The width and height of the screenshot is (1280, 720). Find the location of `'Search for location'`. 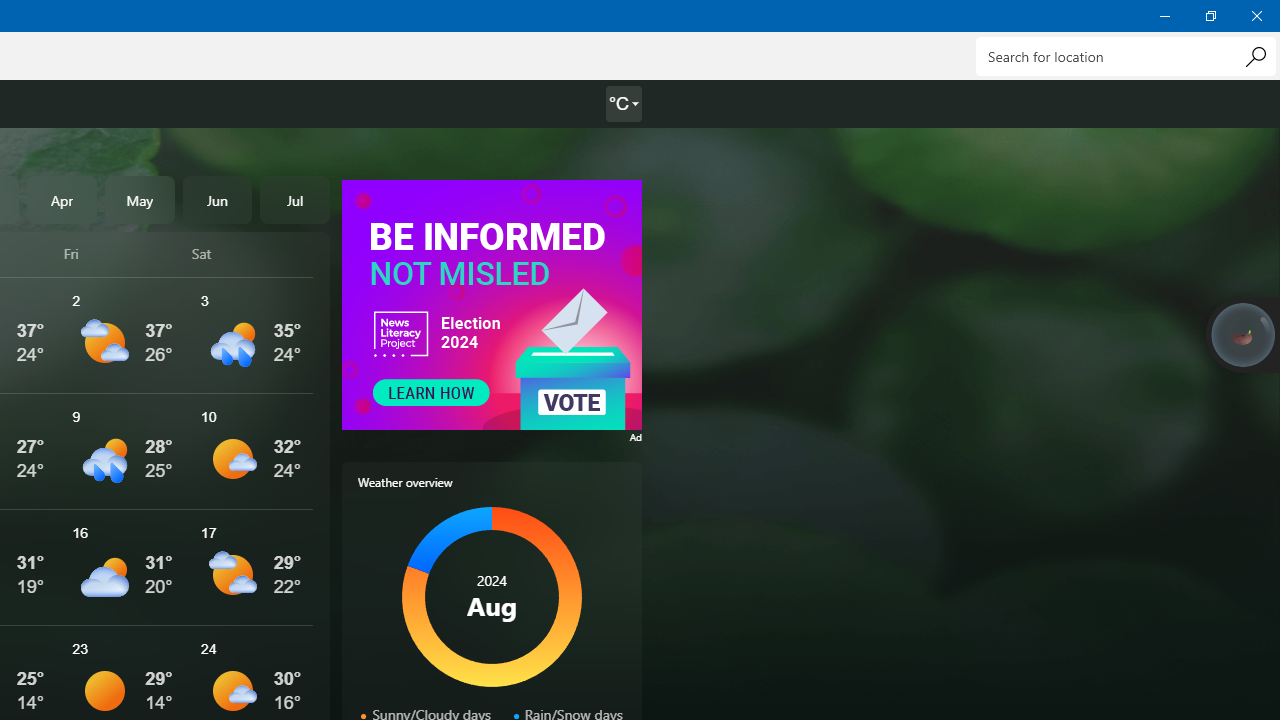

'Search for location' is located at coordinates (1125, 55).